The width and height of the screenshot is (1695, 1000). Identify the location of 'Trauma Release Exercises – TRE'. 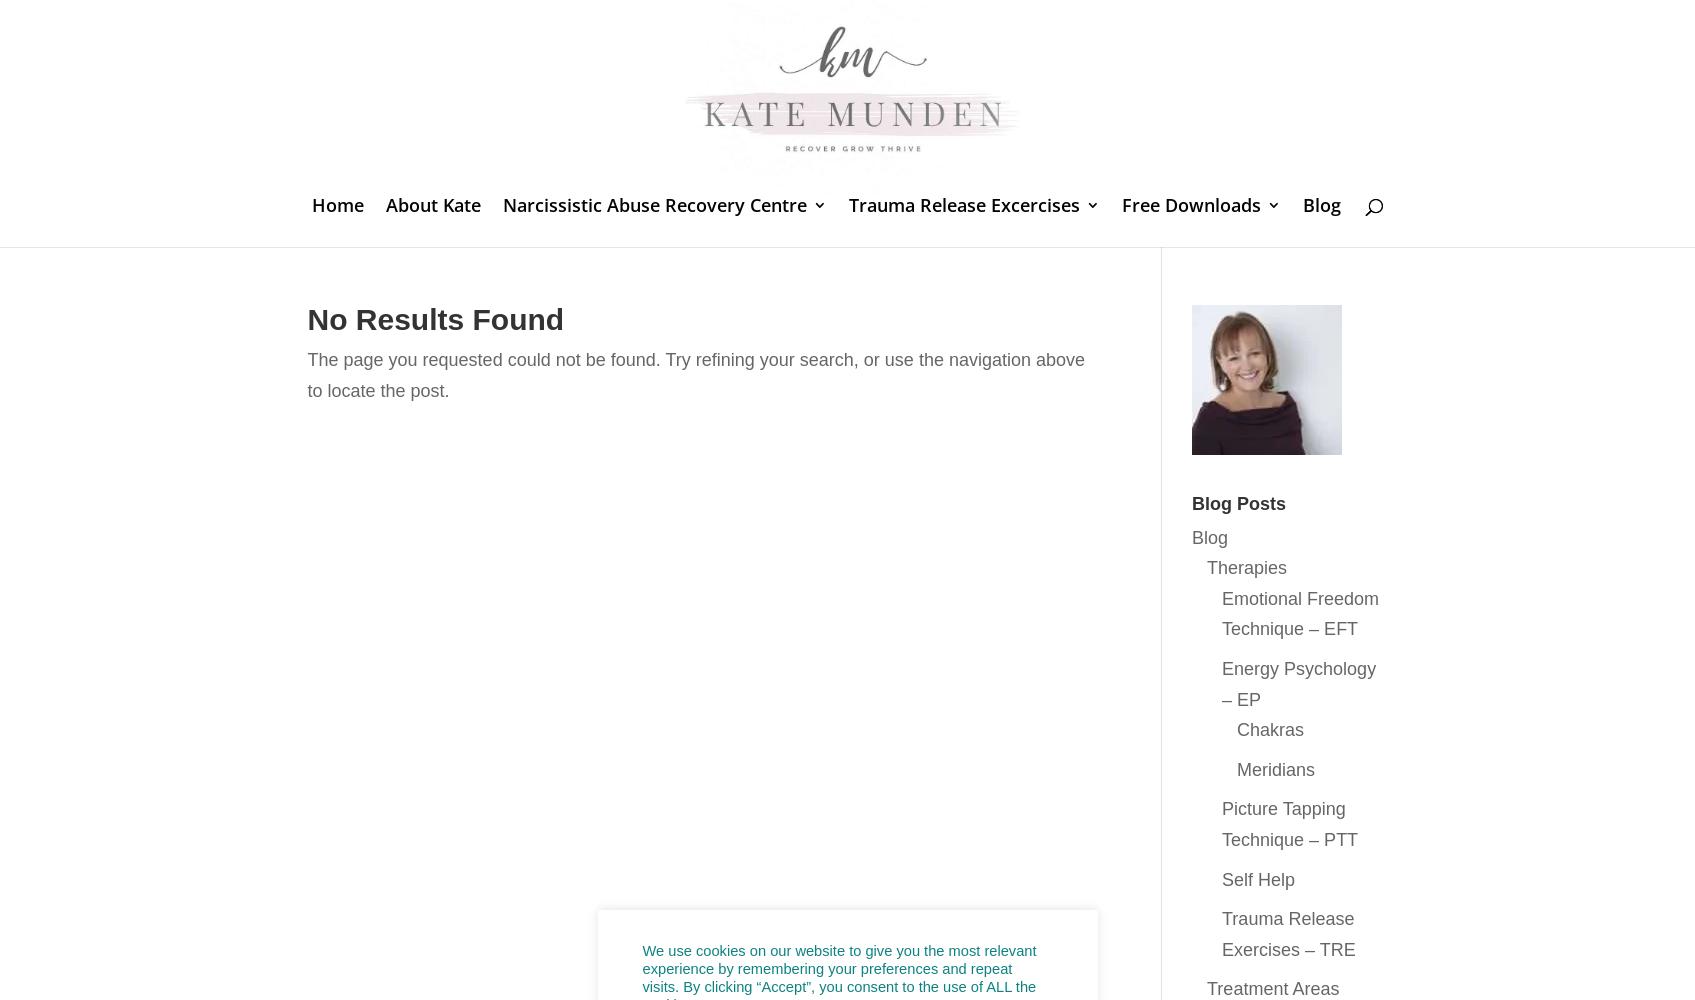
(1287, 934).